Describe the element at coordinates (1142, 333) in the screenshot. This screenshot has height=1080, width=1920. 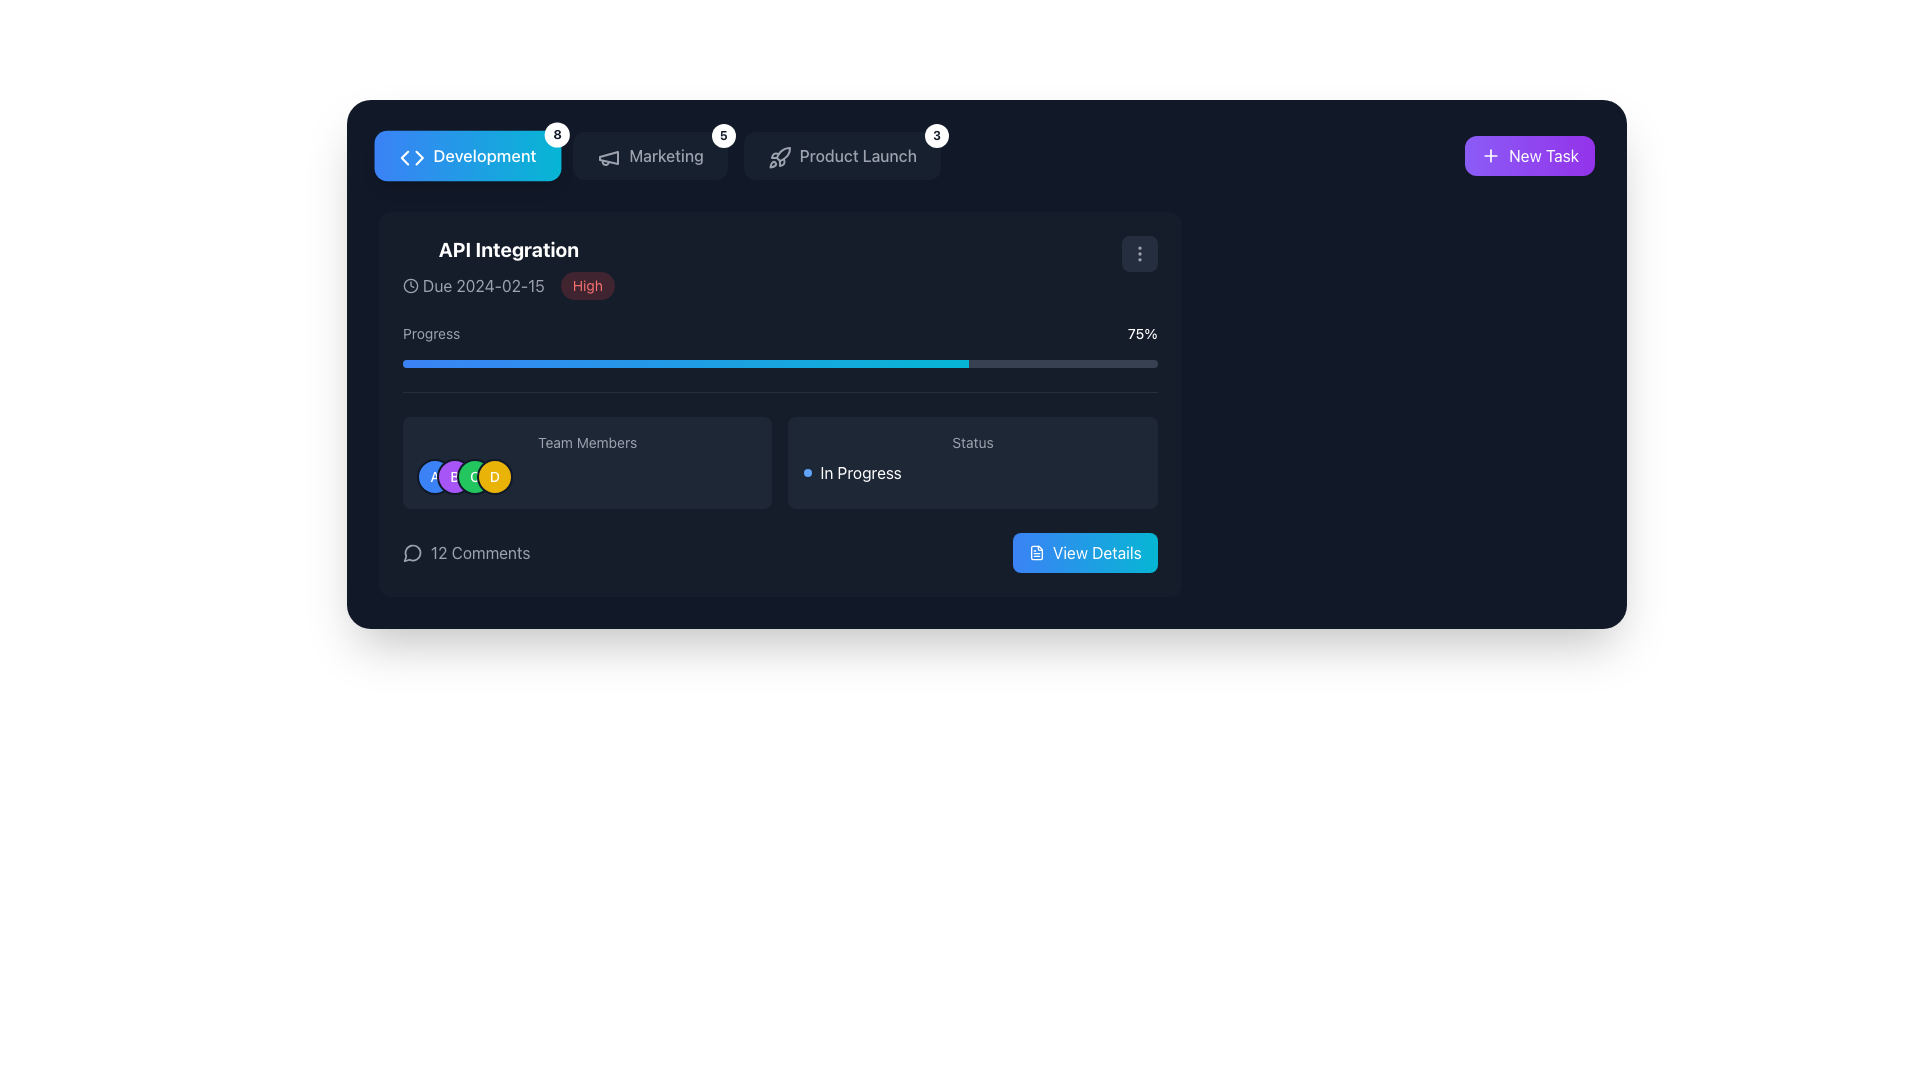
I see `the text label displaying '75%' to potentially see additional details about the progress completed` at that location.